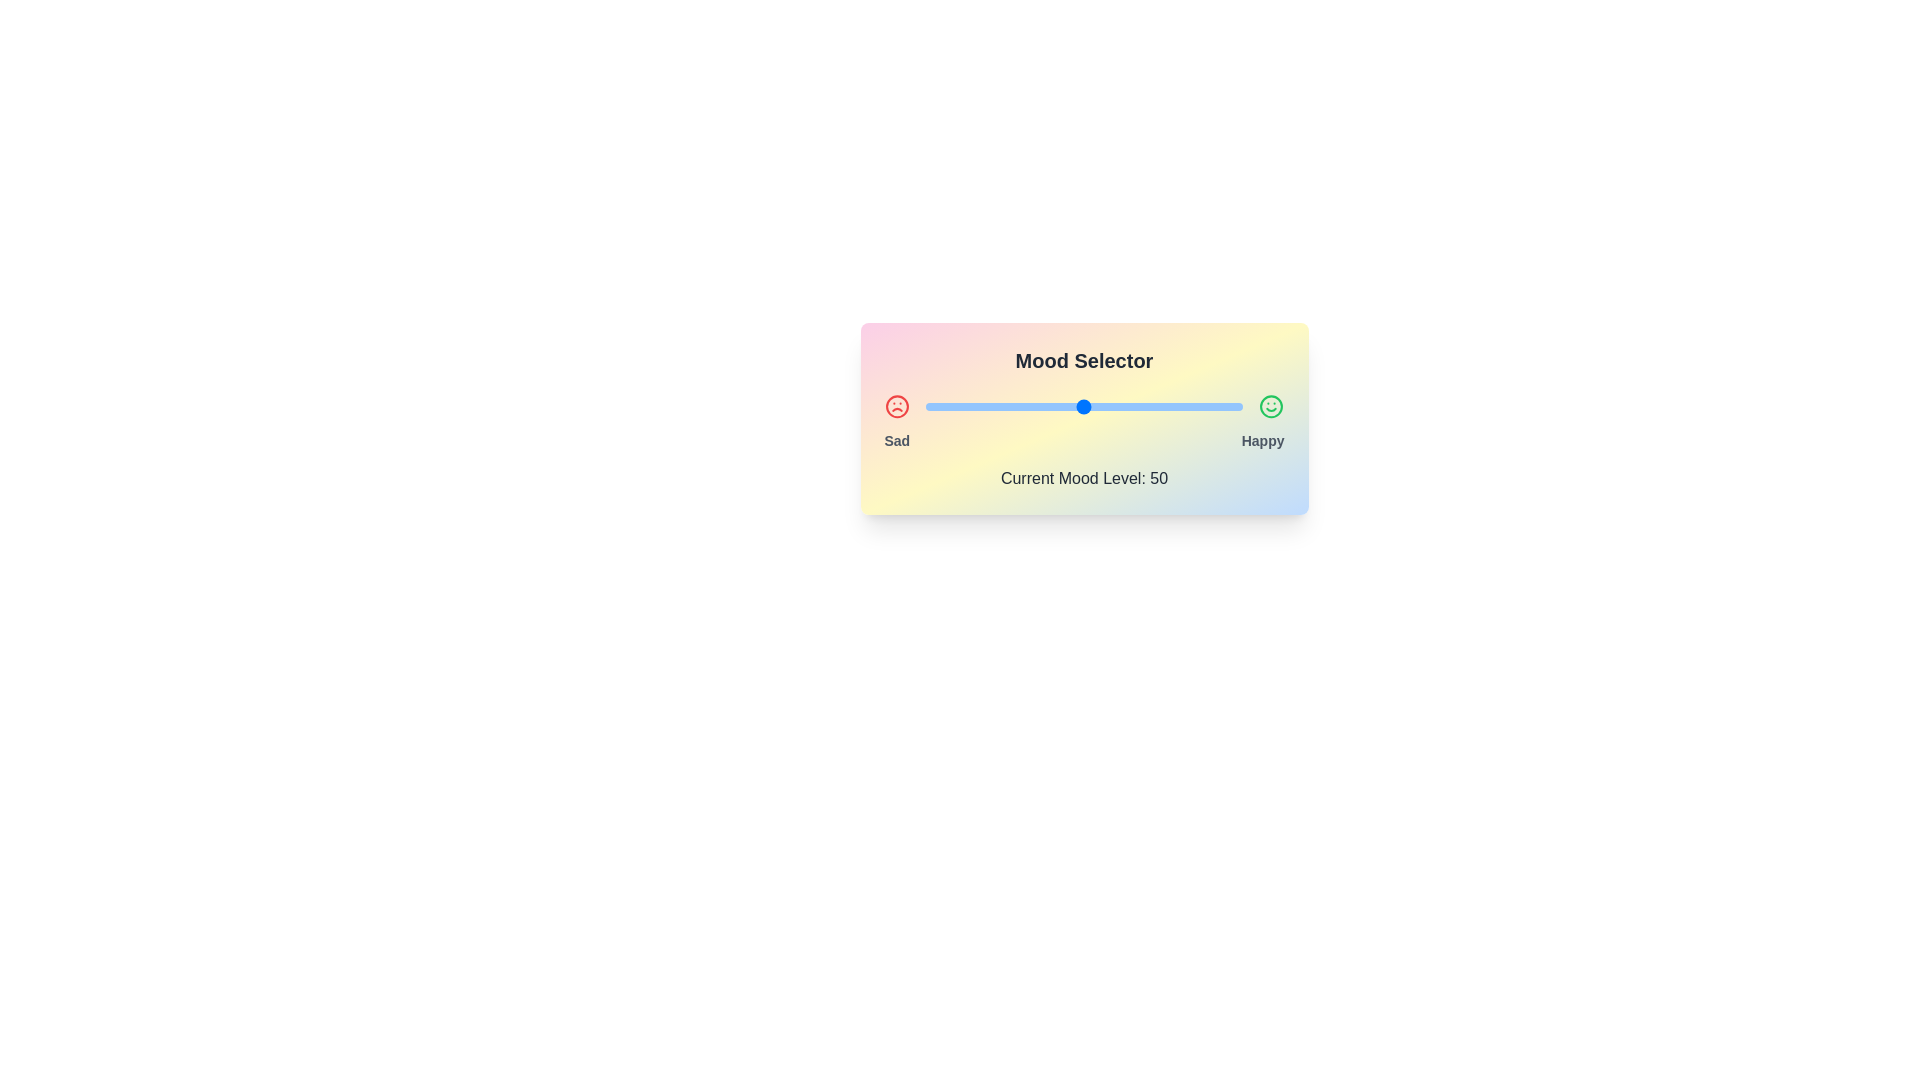  Describe the element at coordinates (1128, 406) in the screenshot. I see `the mood level to 64 by interacting with the slider` at that location.